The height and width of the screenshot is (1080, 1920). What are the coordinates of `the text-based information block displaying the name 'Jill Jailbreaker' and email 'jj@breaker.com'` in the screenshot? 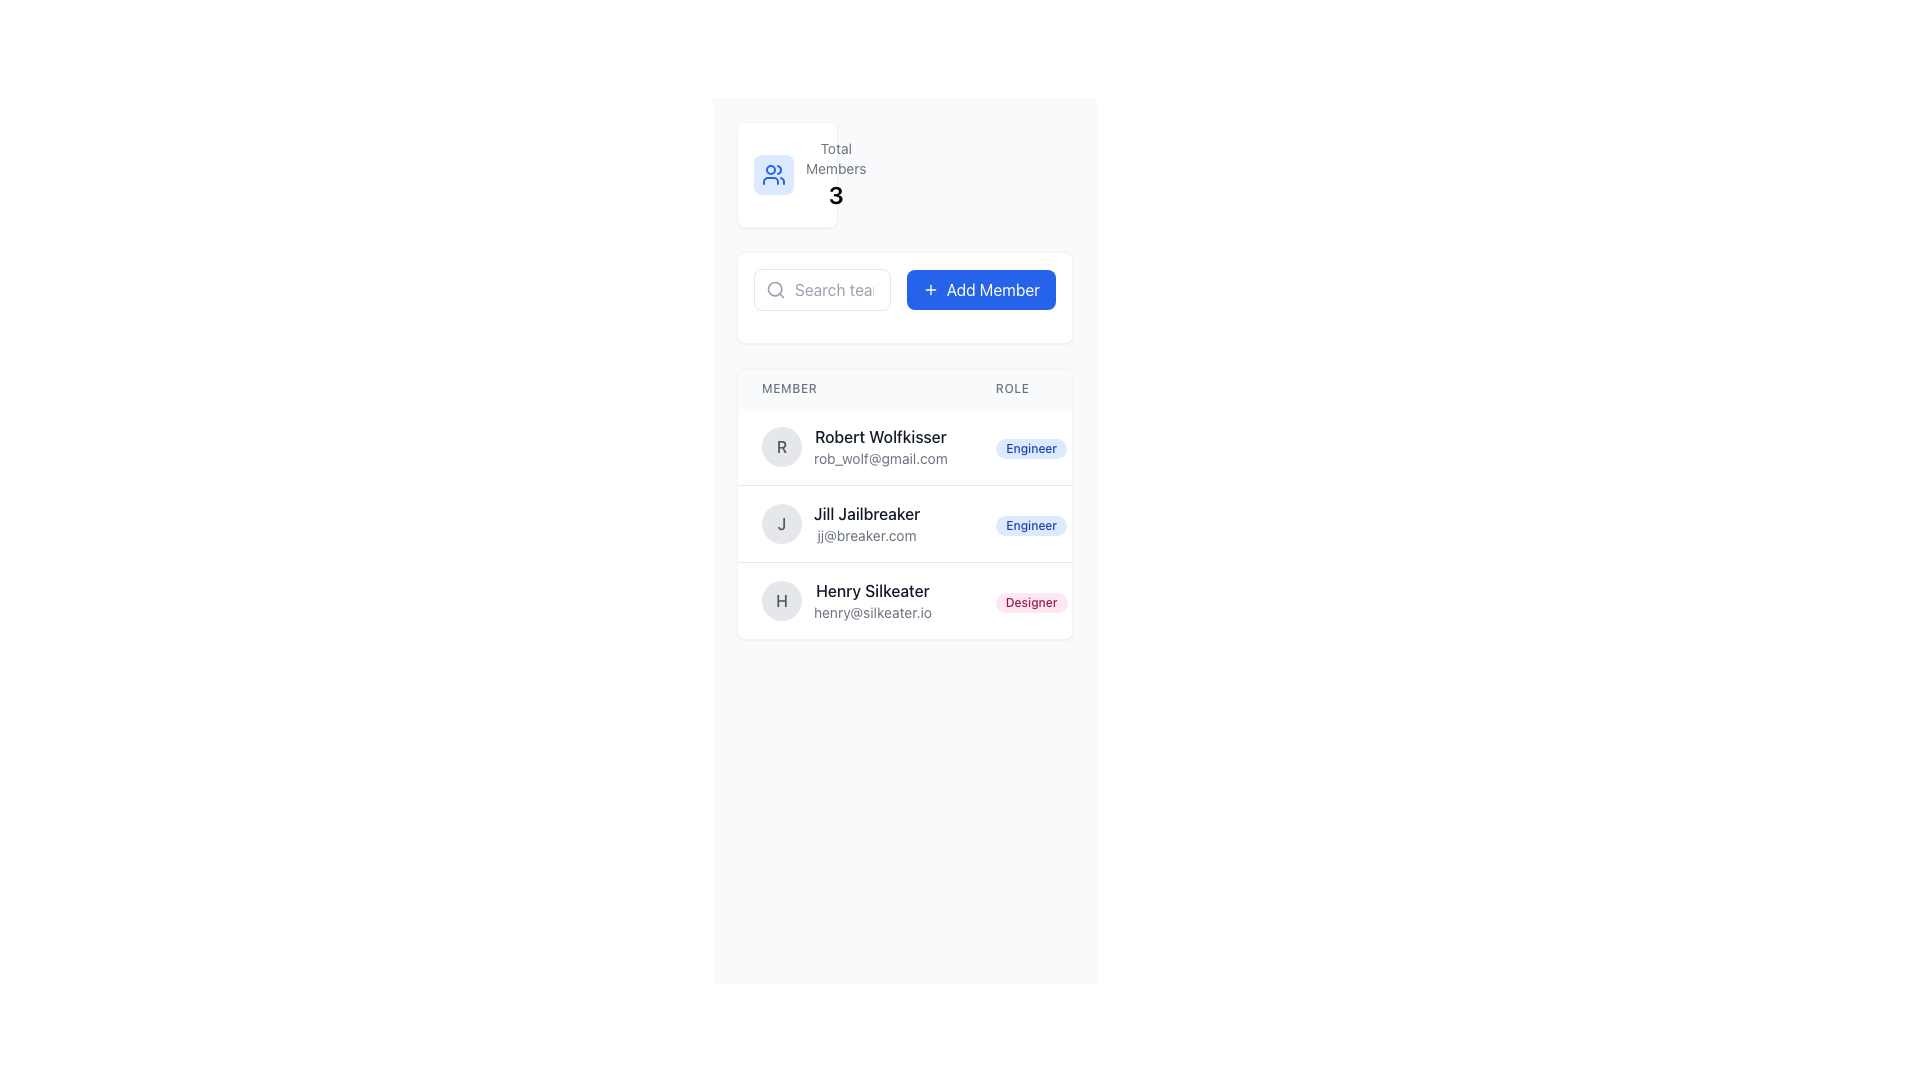 It's located at (867, 523).